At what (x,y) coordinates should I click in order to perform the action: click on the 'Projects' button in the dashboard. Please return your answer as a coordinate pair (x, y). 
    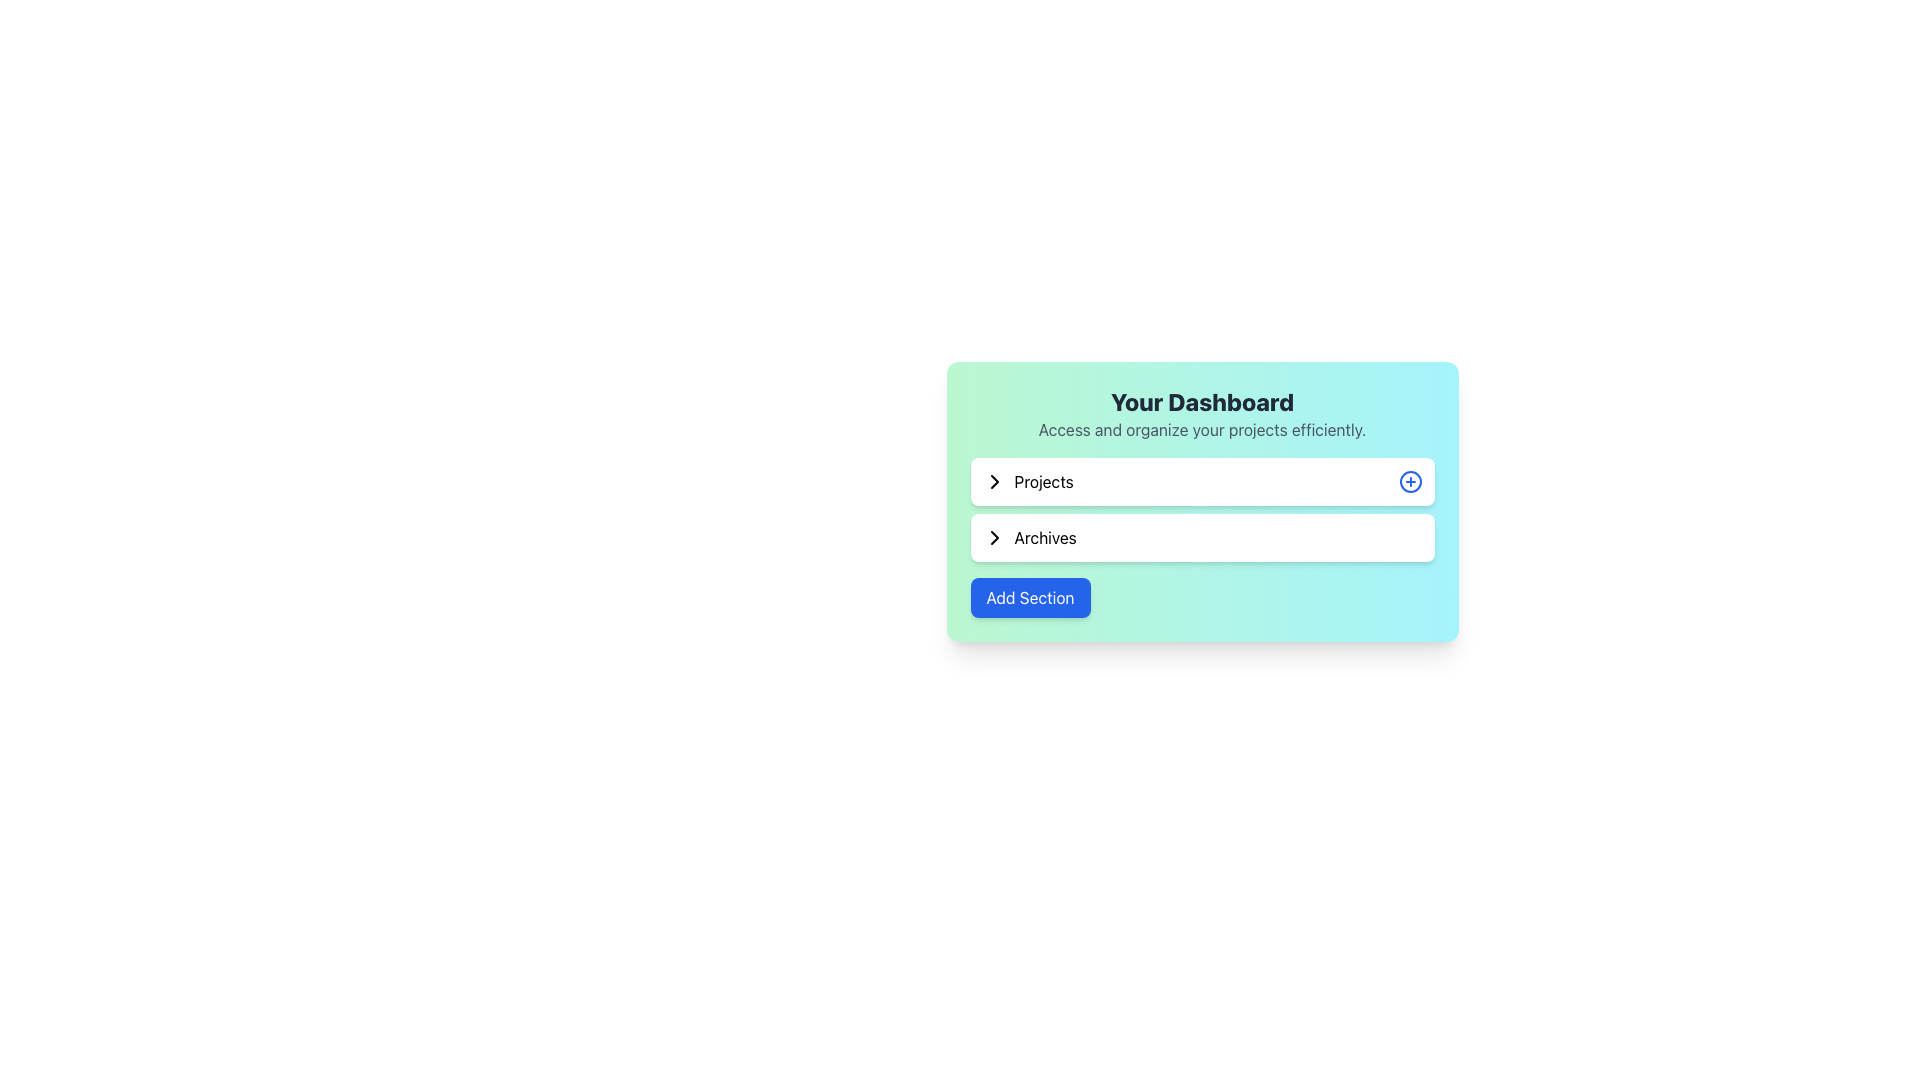
    Looking at the image, I should click on (1201, 482).